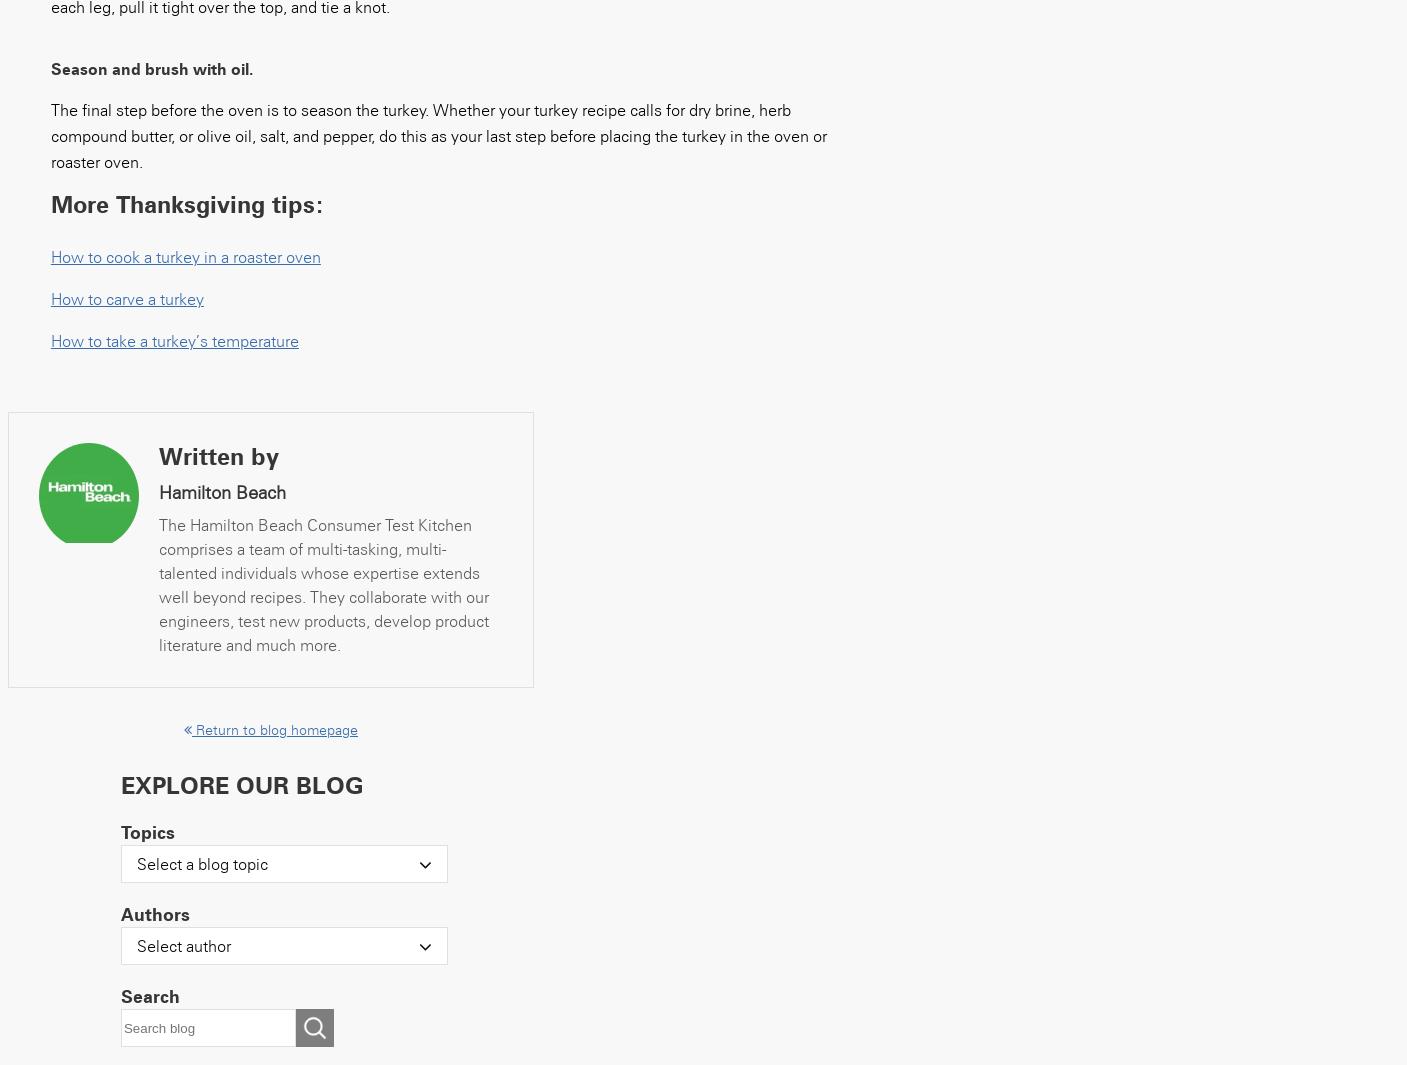 The height and width of the screenshot is (1065, 1407). I want to click on 'Season and brush with oil.', so click(150, 68).